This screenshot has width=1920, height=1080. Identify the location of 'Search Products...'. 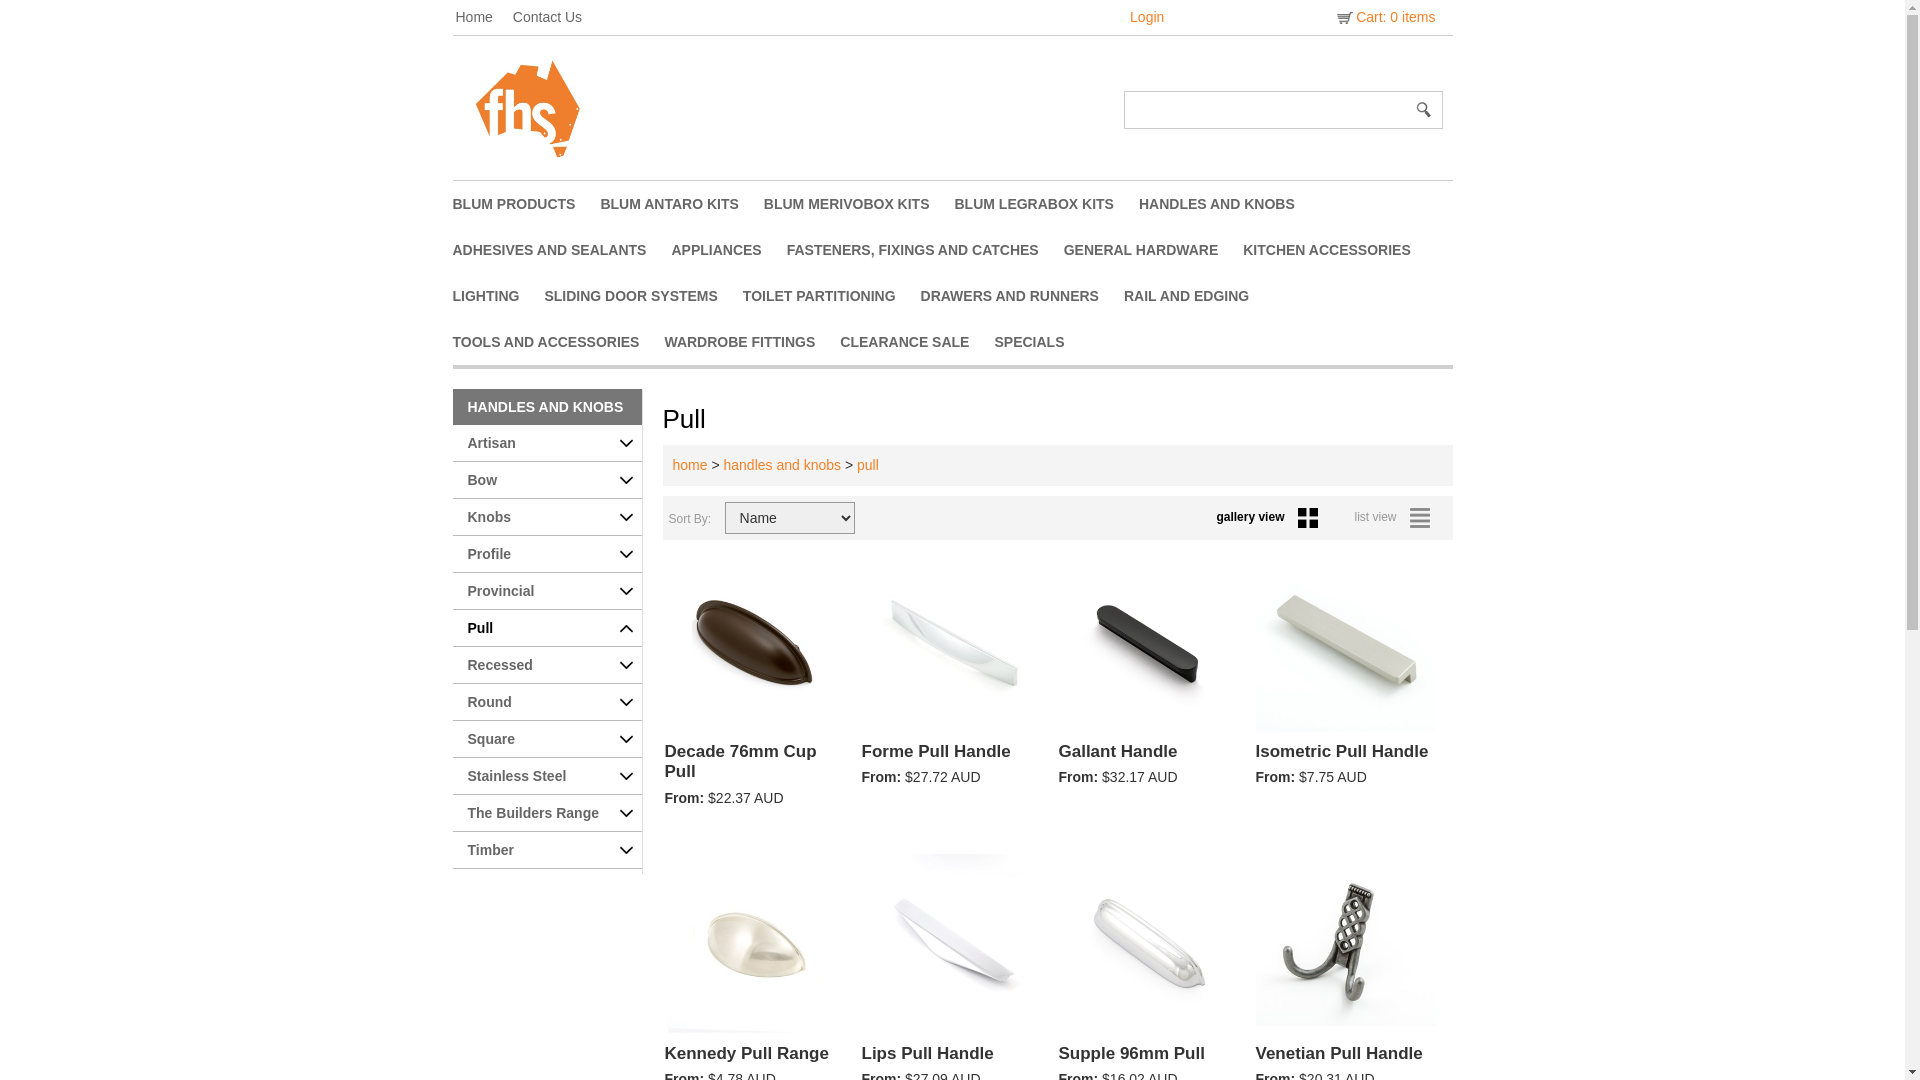
(1266, 110).